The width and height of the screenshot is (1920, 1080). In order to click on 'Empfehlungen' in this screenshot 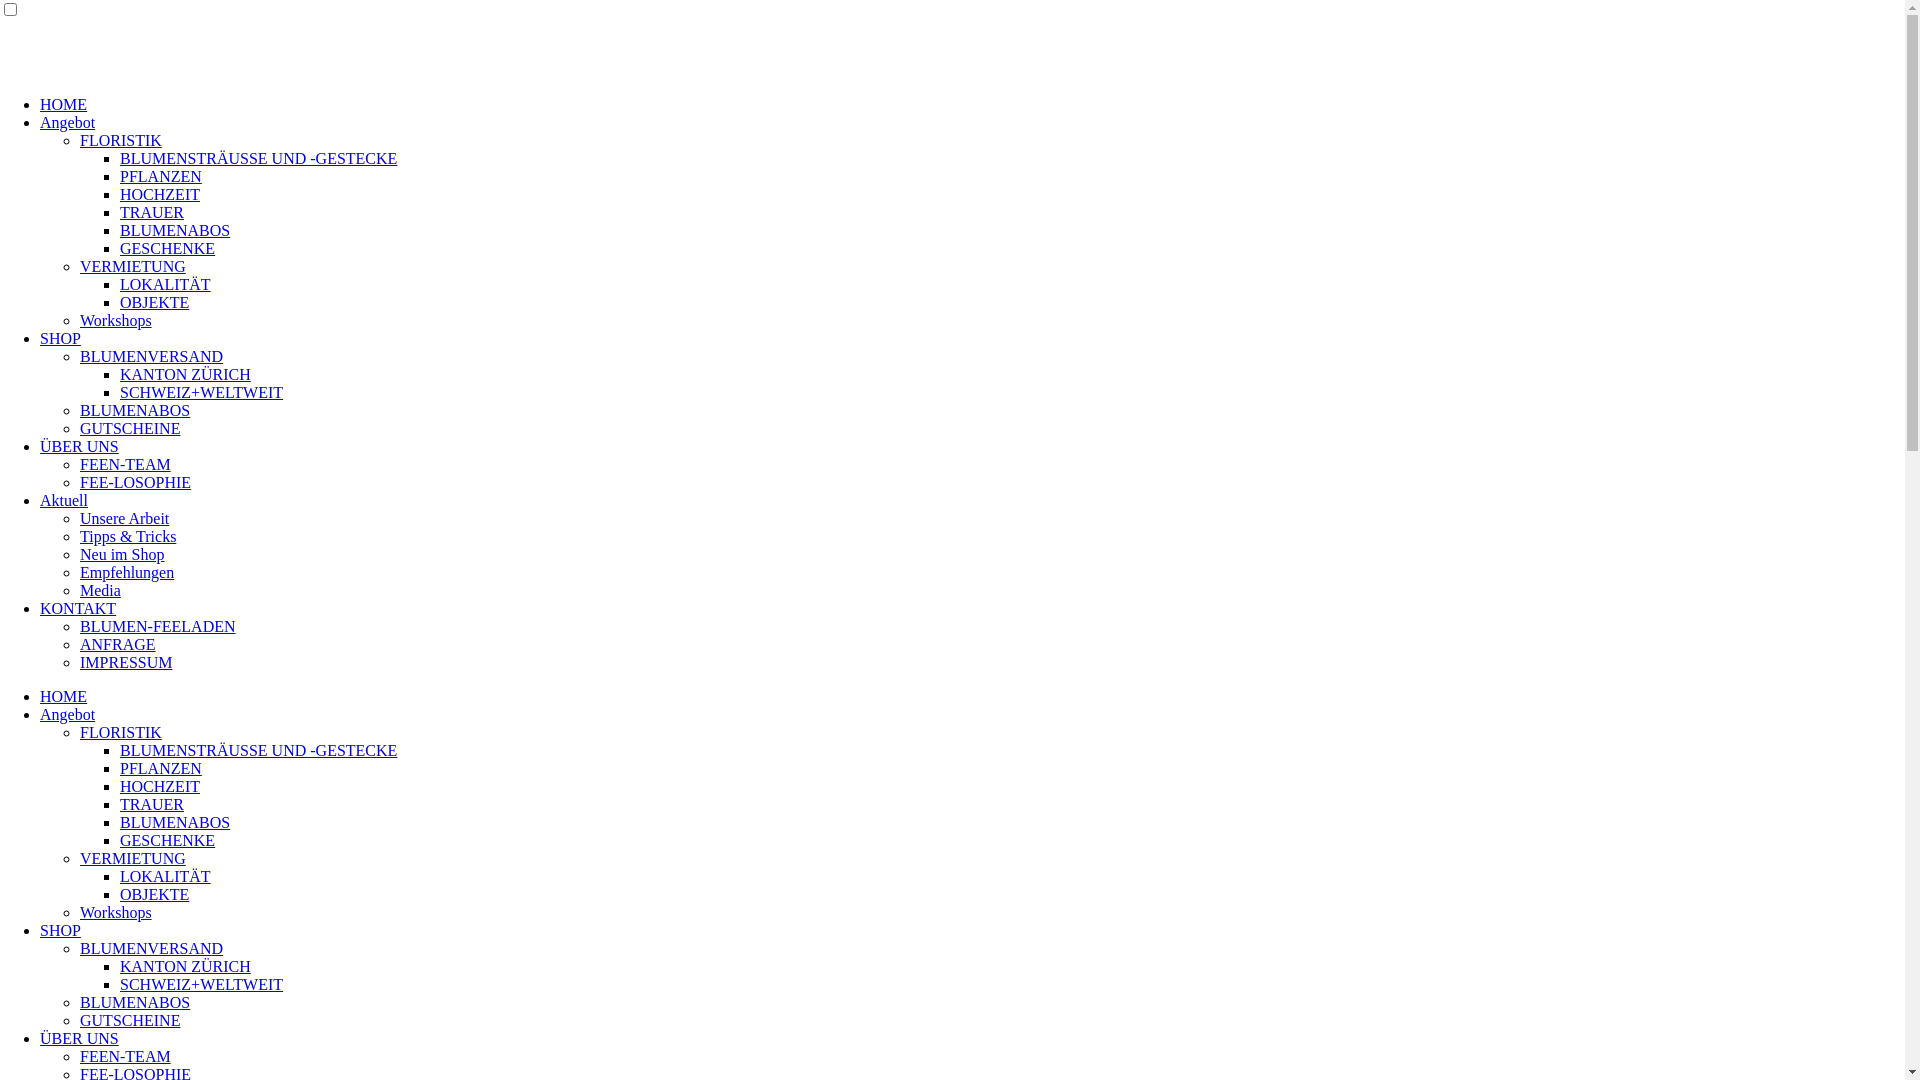, I will do `click(125, 572)`.